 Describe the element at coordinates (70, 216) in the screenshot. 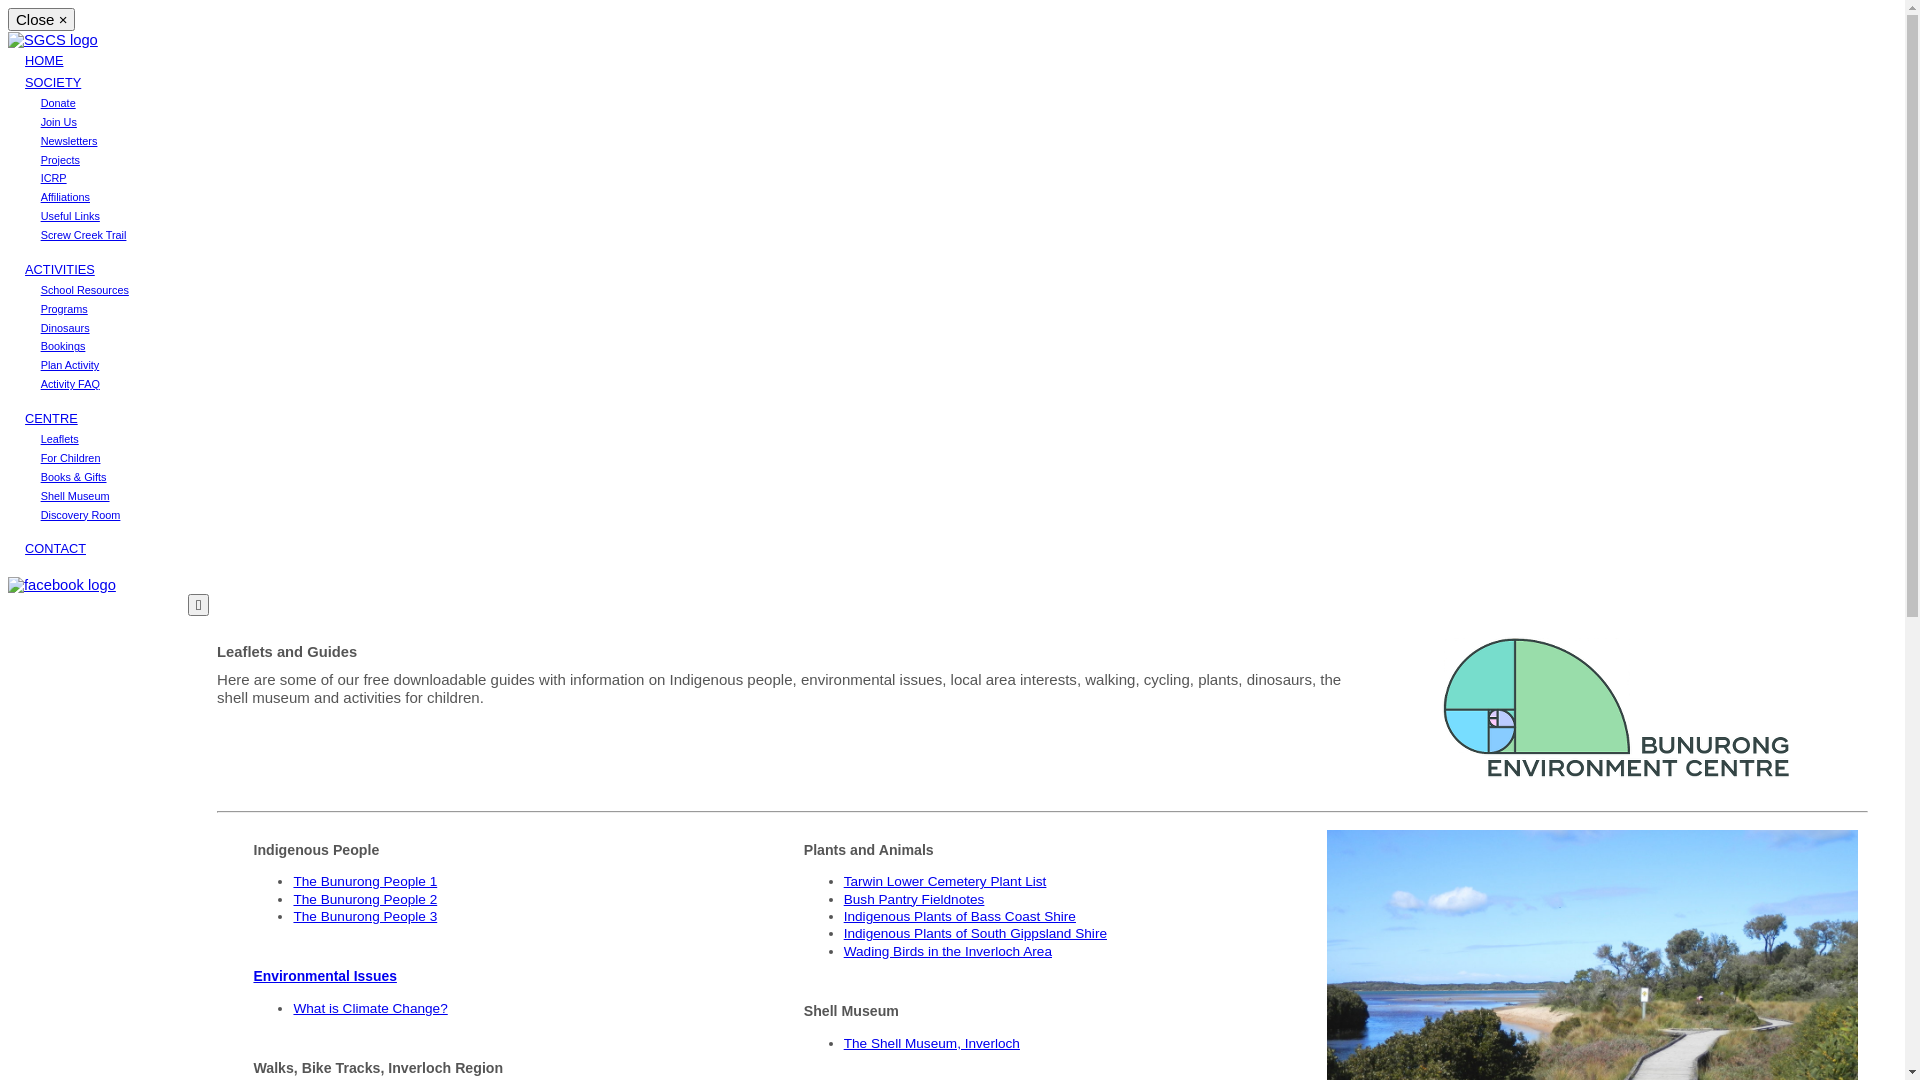

I see `'Useful Links'` at that location.